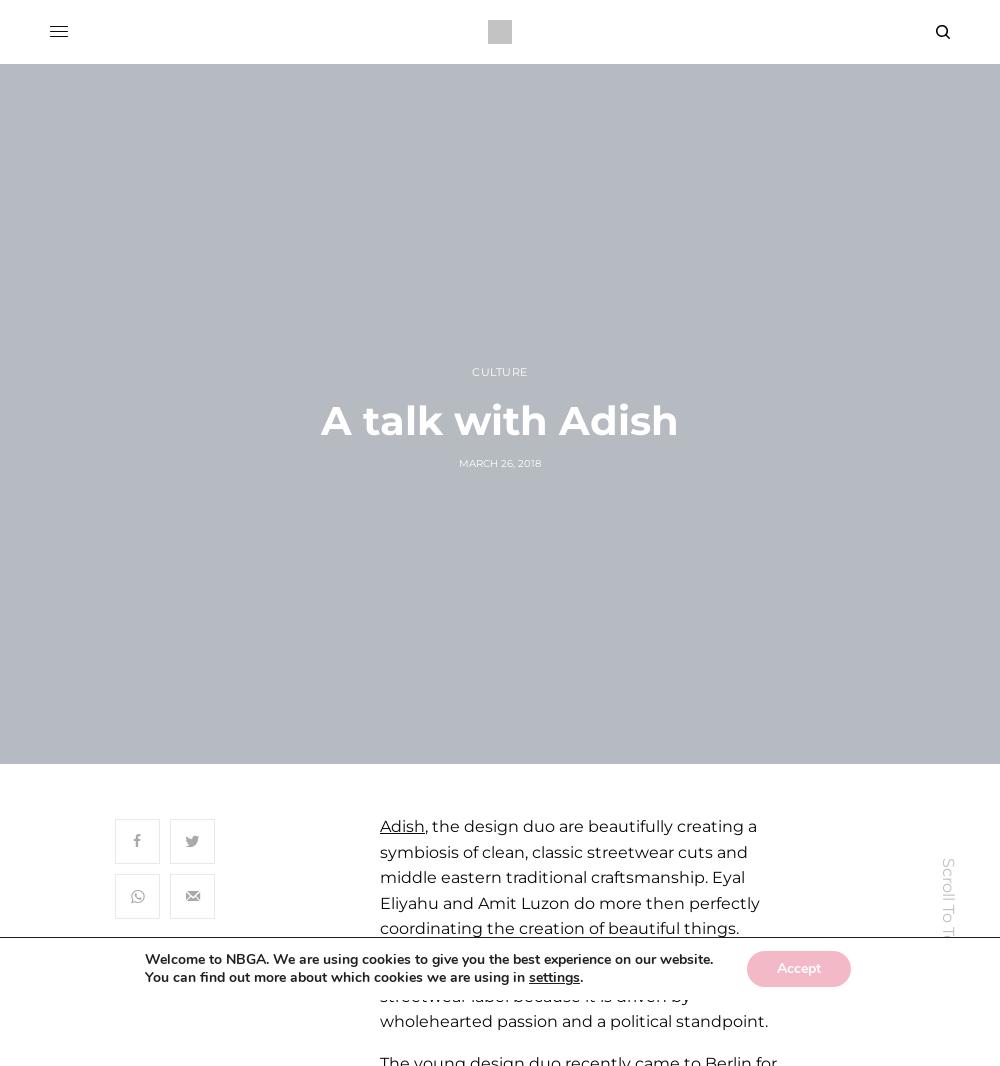 This screenshot has width=1000, height=1066. I want to click on '. We are using cookies to give you the best experience on our website.', so click(488, 959).